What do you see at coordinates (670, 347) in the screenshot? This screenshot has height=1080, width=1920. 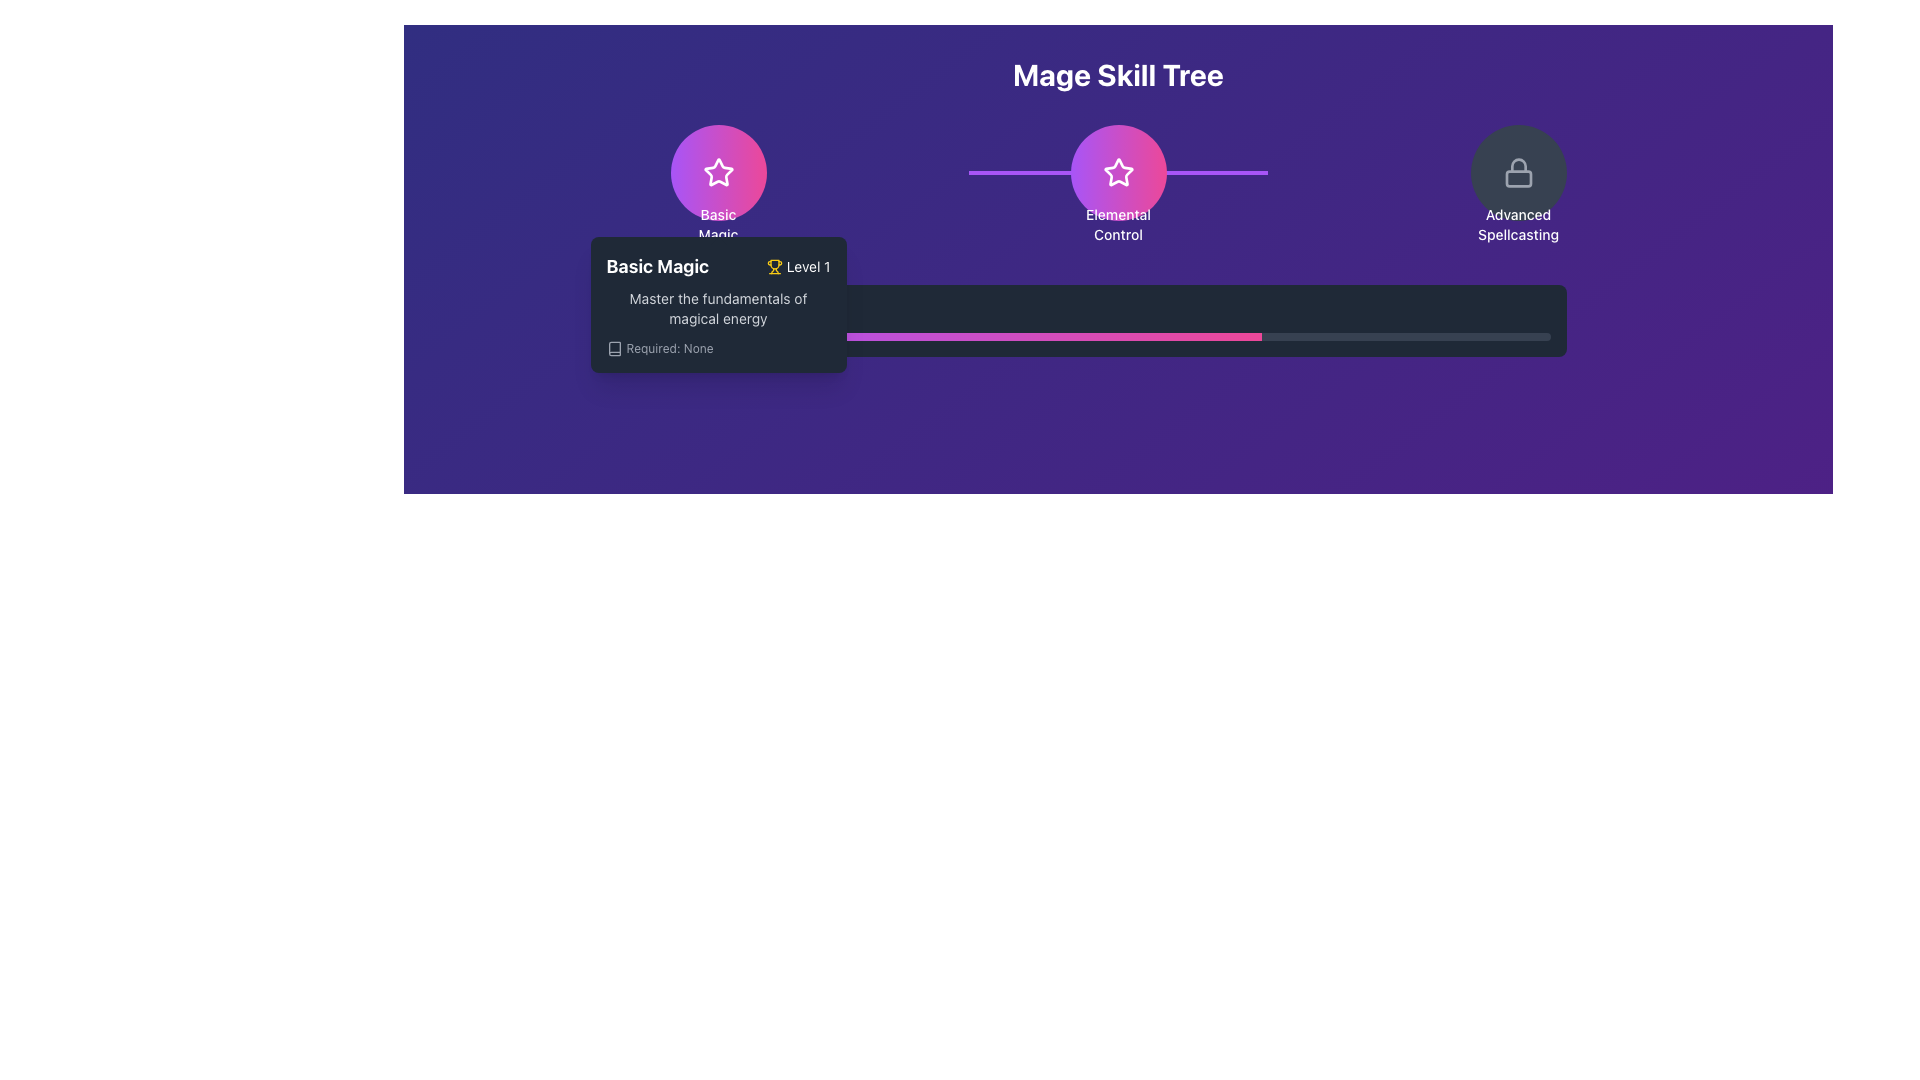 I see `the static text label displaying 'Required: None', which is styled in gray text and positioned at the bottom-left of the card related to 'Basic Magic'` at bounding box center [670, 347].